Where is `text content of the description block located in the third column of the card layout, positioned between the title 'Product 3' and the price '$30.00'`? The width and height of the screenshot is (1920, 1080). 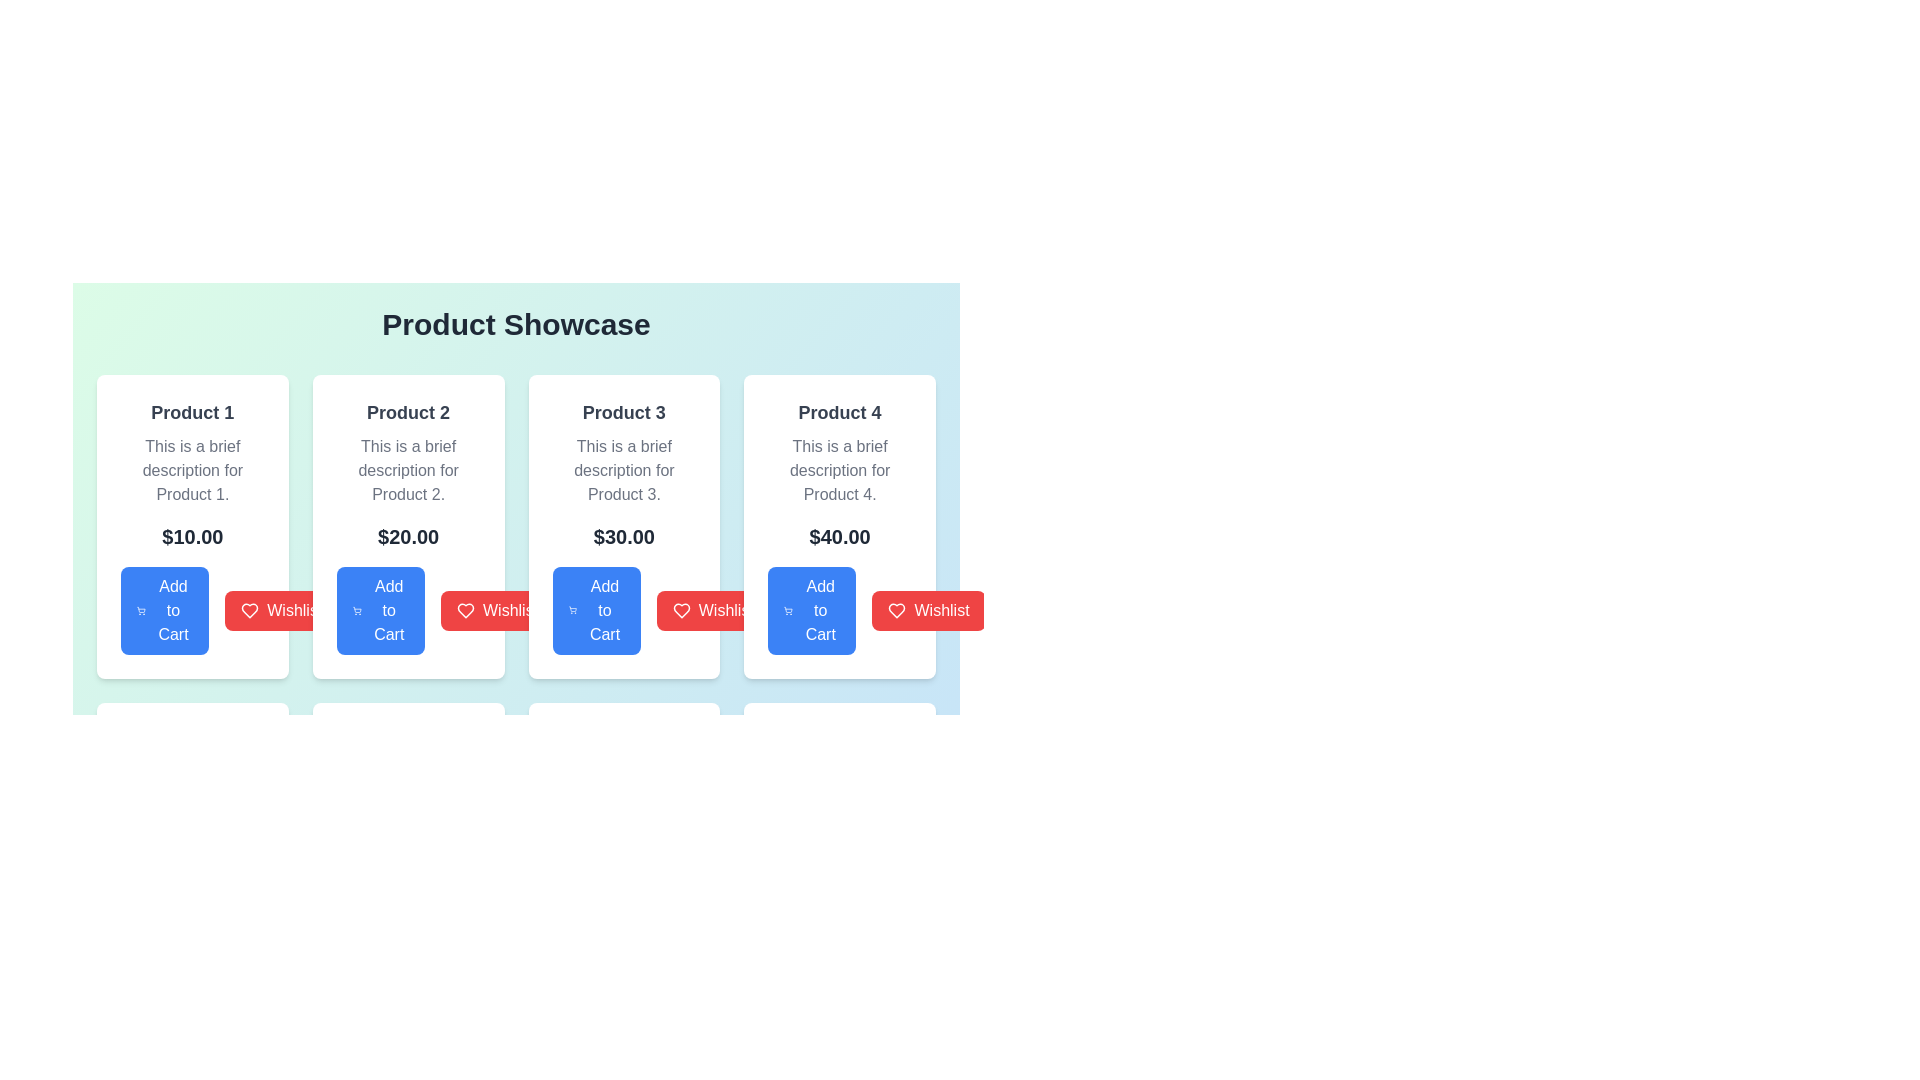
text content of the description block located in the third column of the card layout, positioned between the title 'Product 3' and the price '$30.00' is located at coordinates (623, 470).